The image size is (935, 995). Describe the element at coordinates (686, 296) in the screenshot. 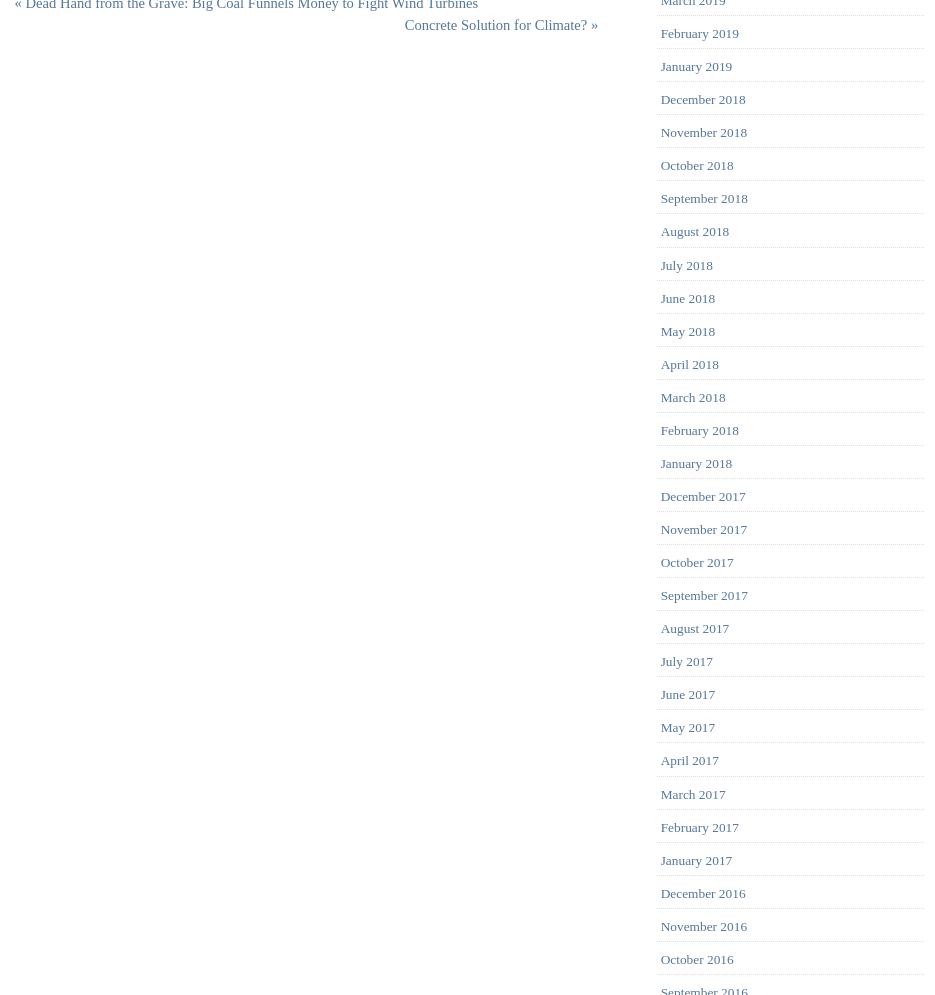

I see `'June 2018'` at that location.